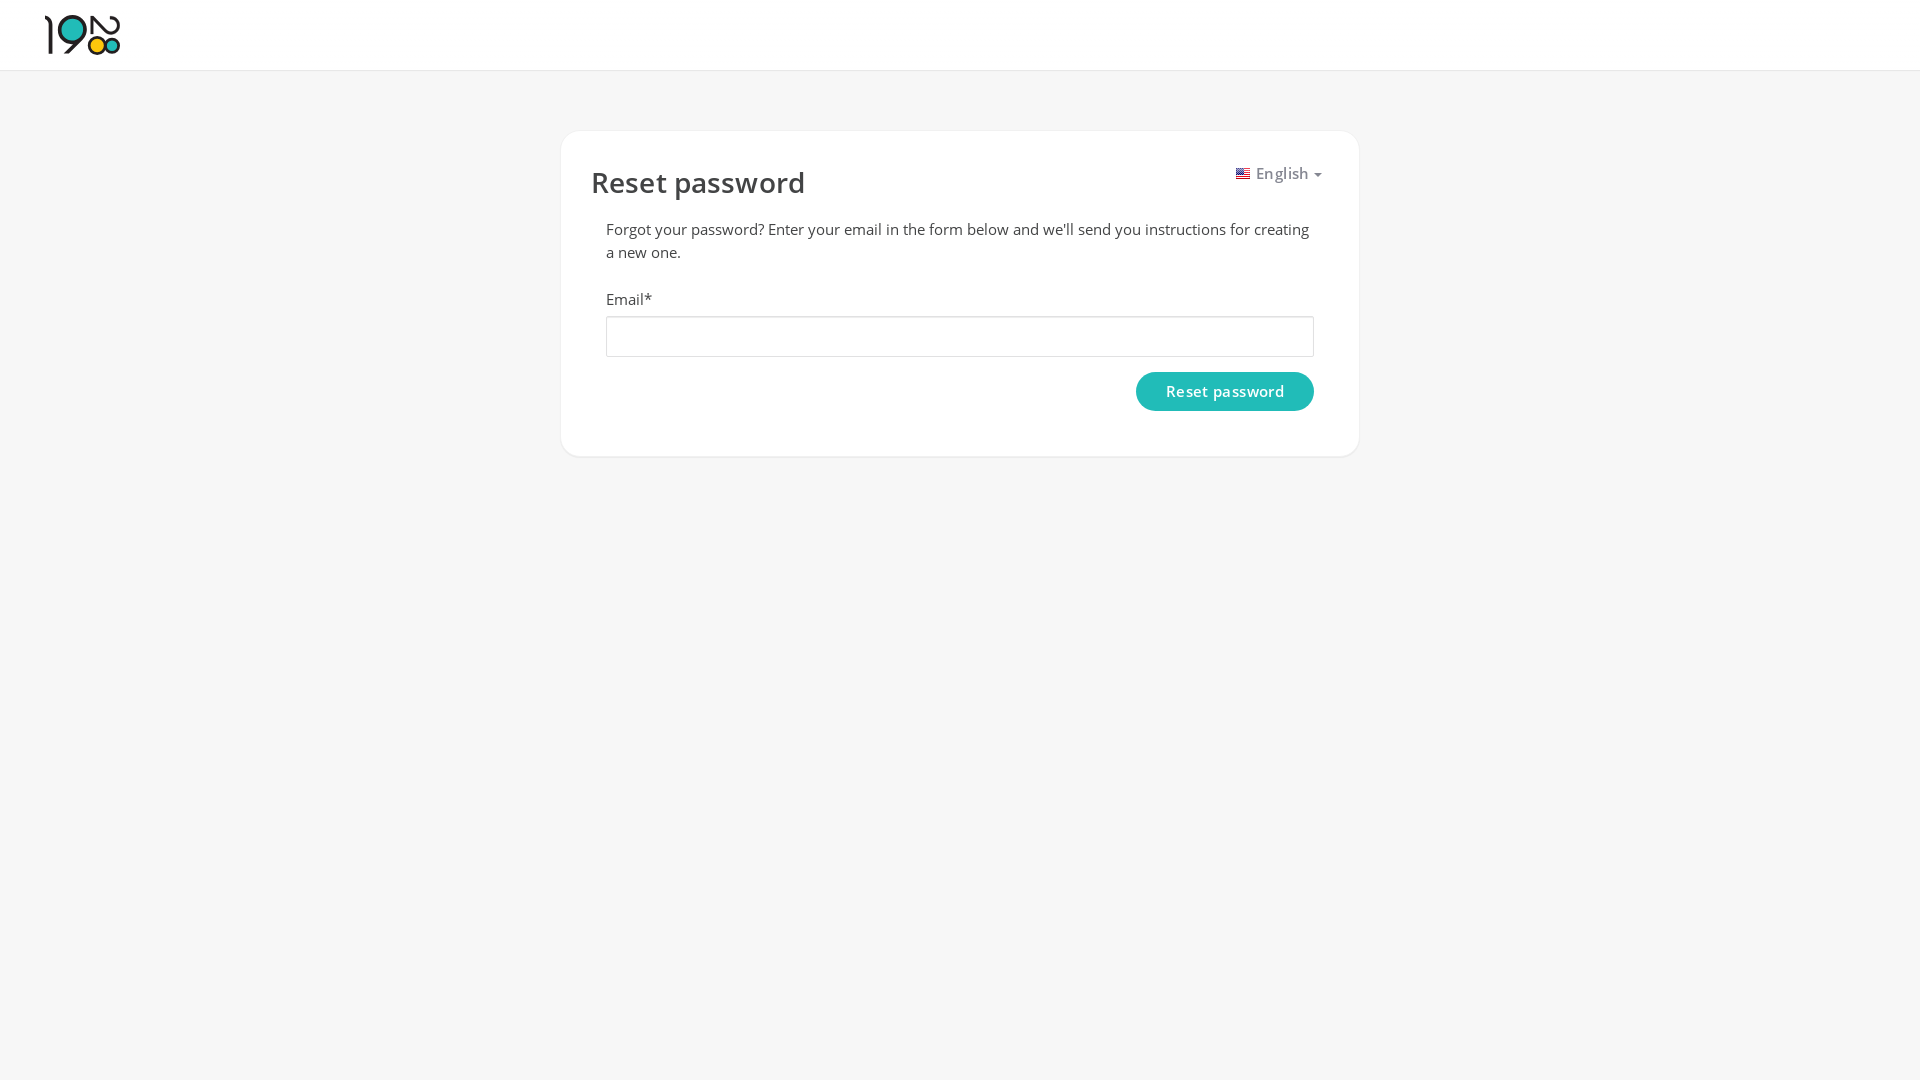  I want to click on 'Reset password', so click(1223, 391).